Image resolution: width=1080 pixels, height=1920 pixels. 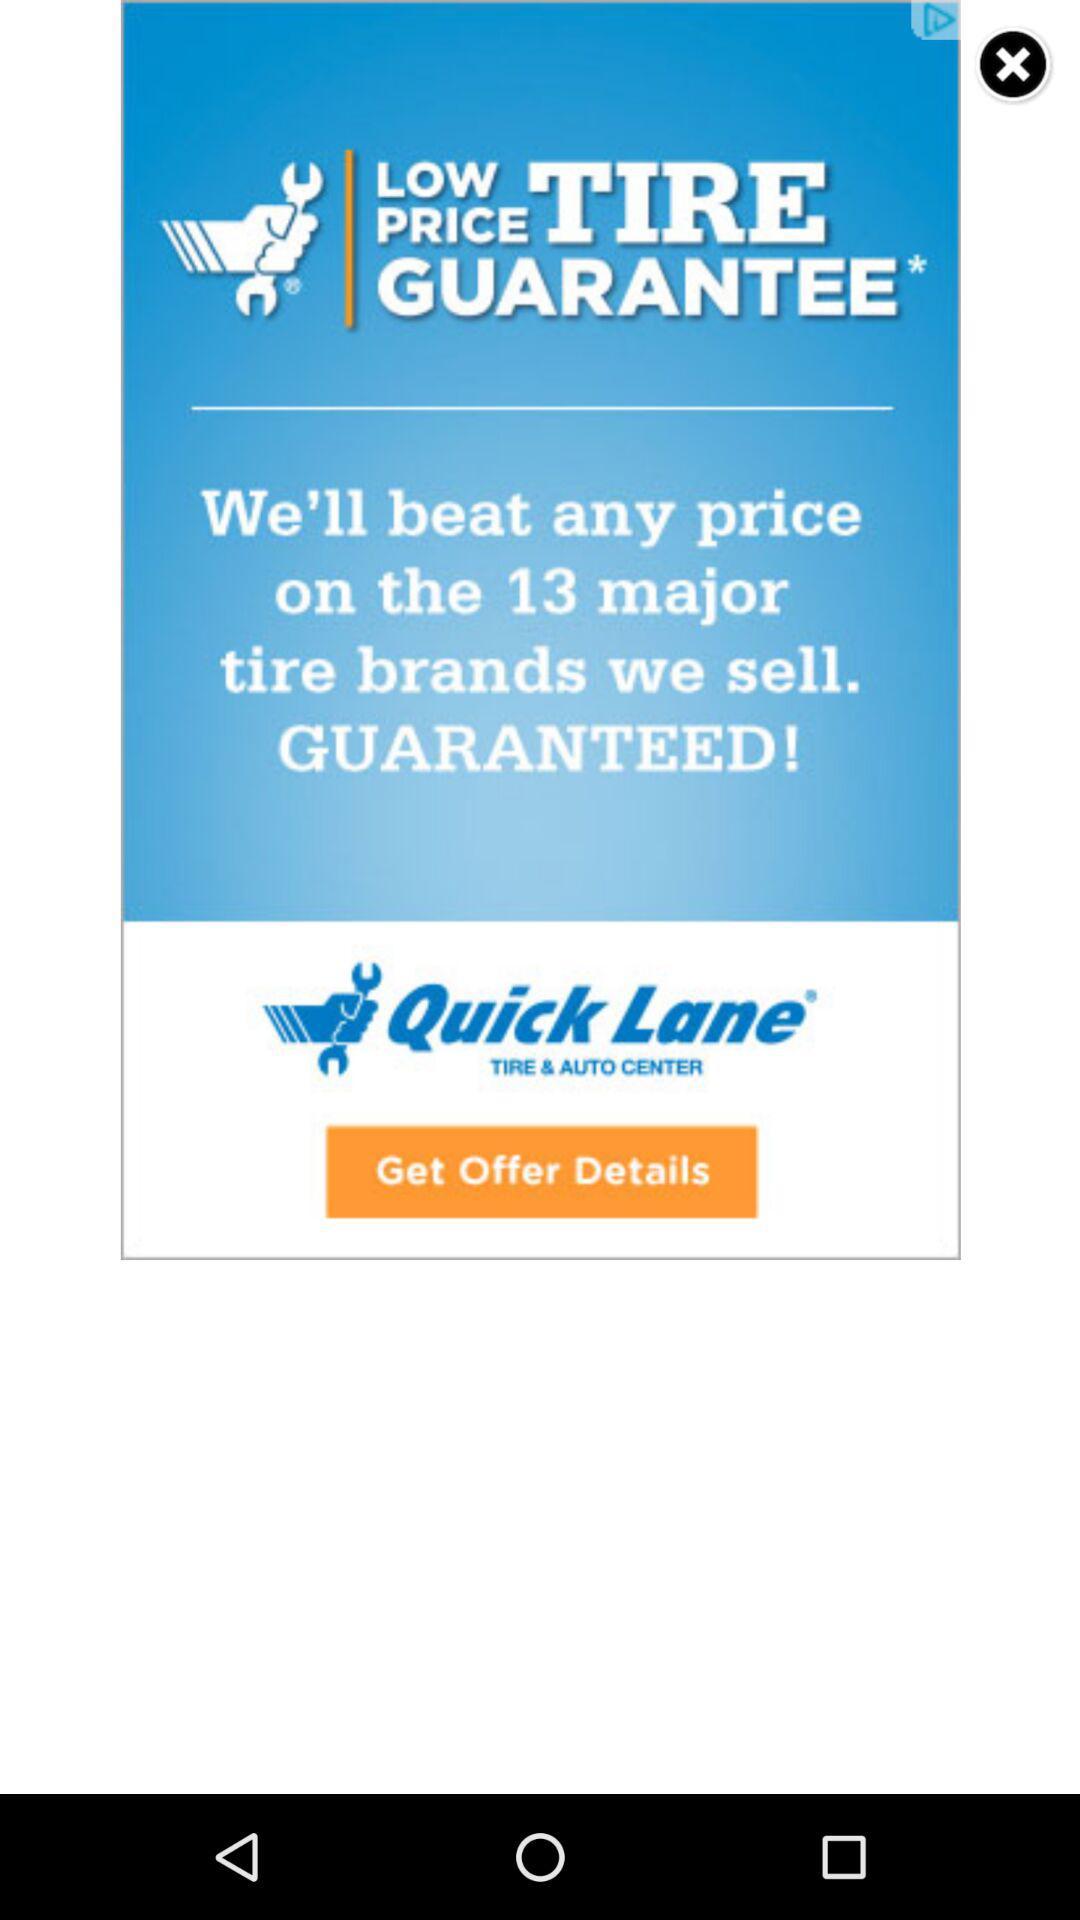 I want to click on the close icon, so click(x=1014, y=70).